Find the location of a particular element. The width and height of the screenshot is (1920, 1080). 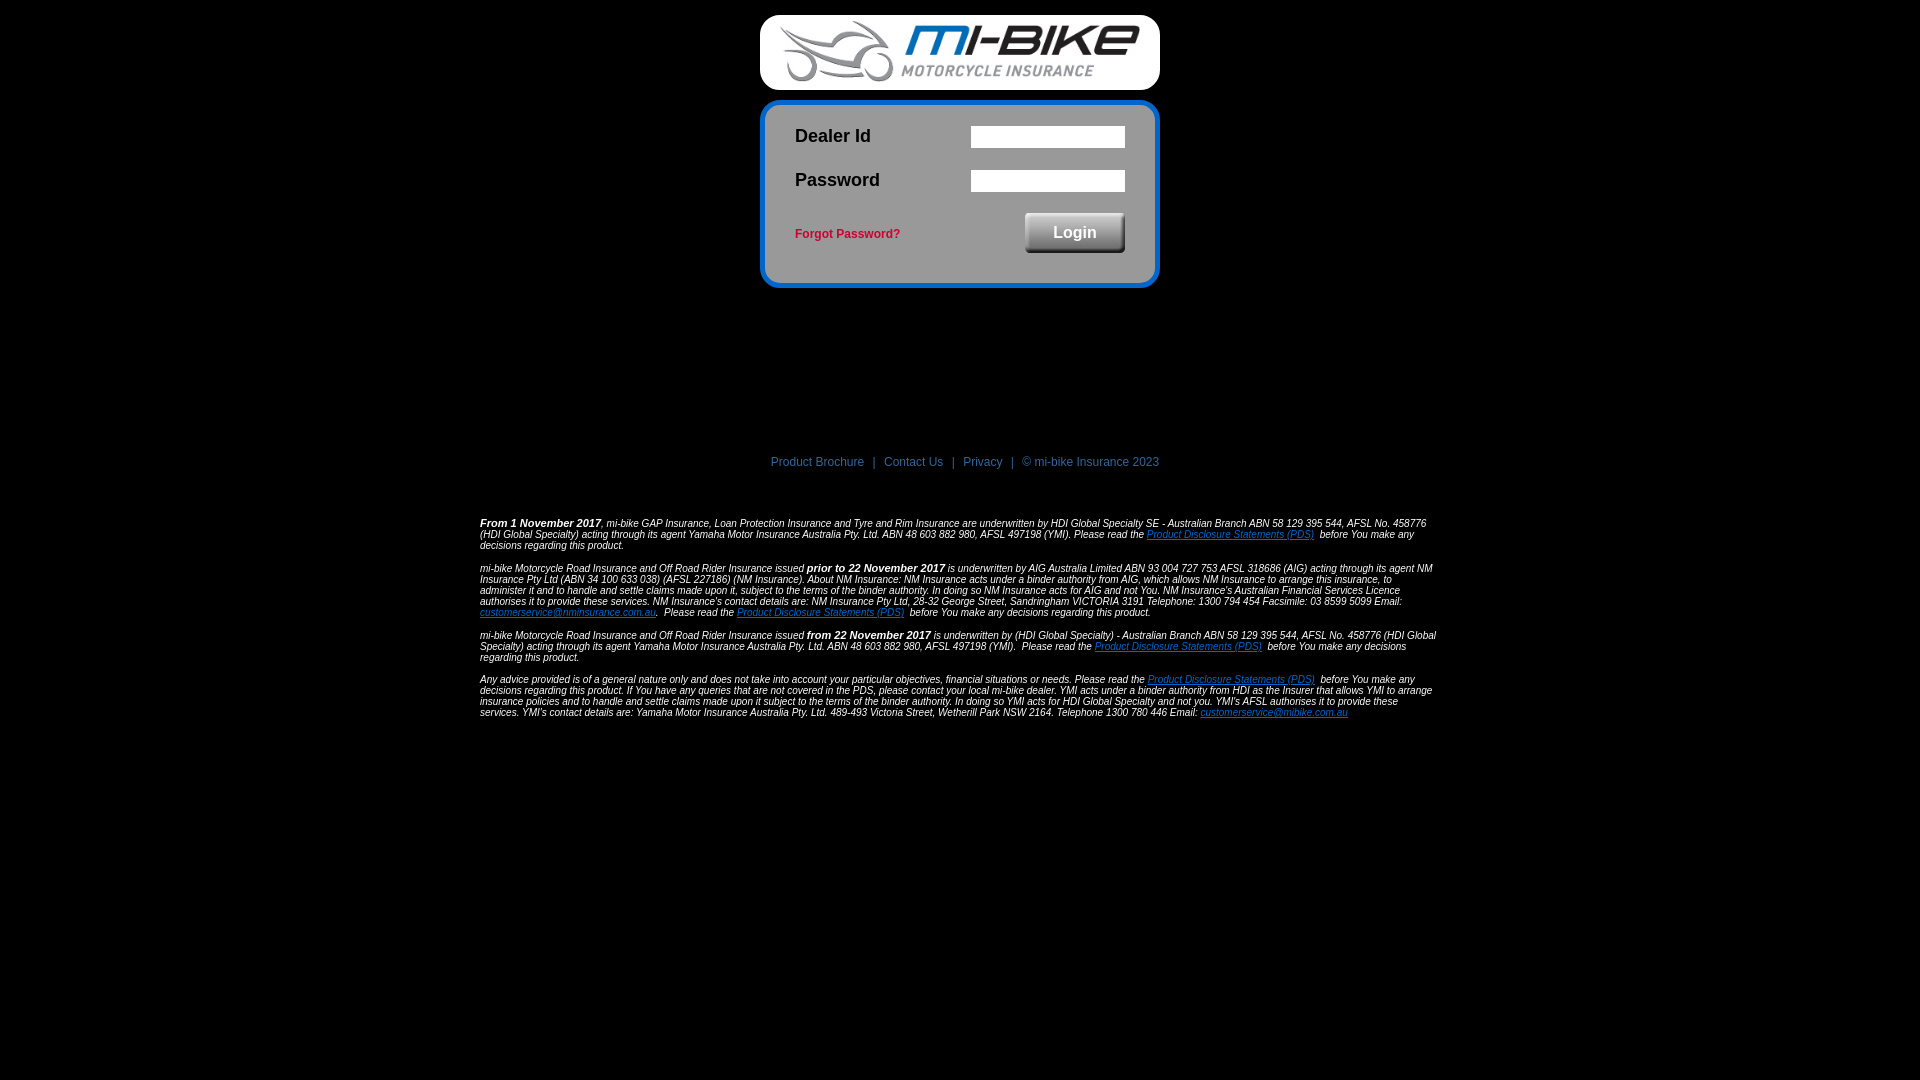

'customerservice@mibike.com.au' is located at coordinates (1272, 711).